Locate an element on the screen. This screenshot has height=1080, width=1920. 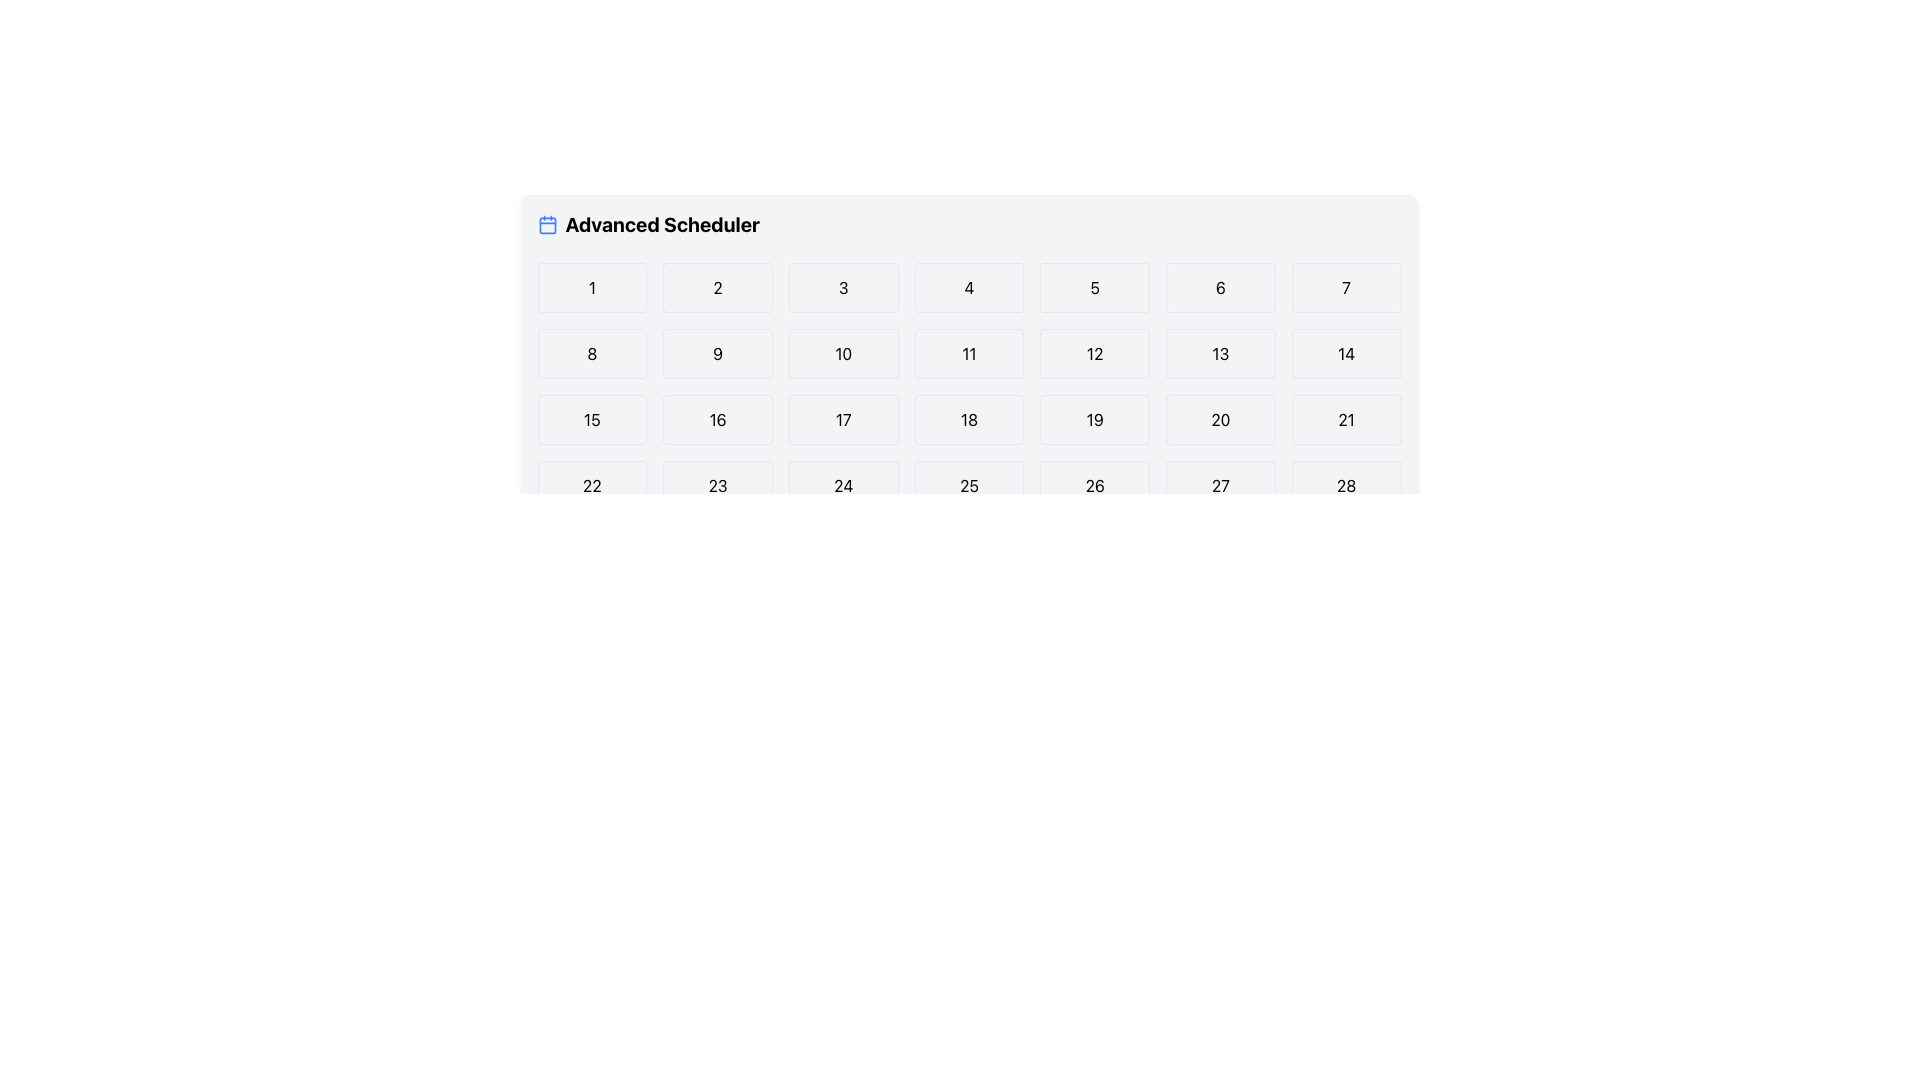
the rectangular button displaying the number '1' located below the 'Advanced Scheduler' title is located at coordinates (591, 288).